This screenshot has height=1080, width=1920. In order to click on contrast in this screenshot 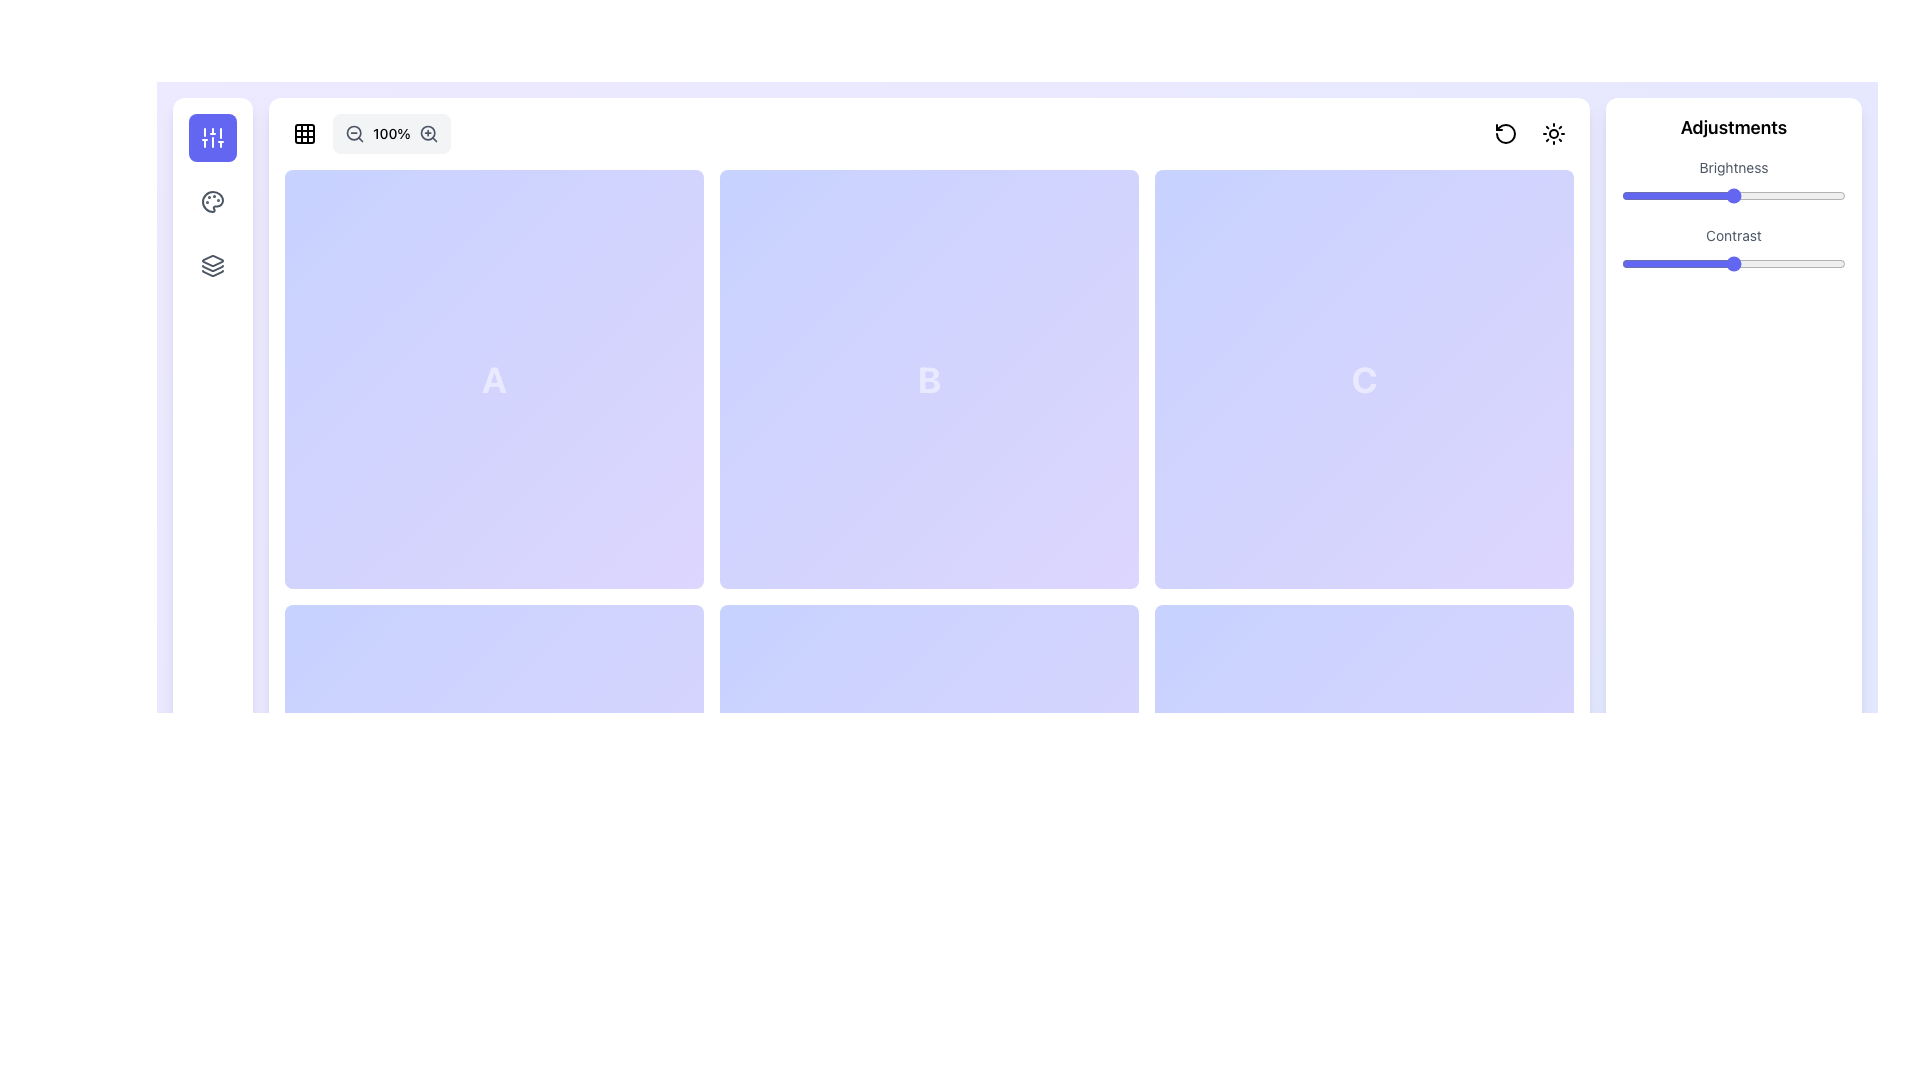, I will do `click(1628, 262)`.